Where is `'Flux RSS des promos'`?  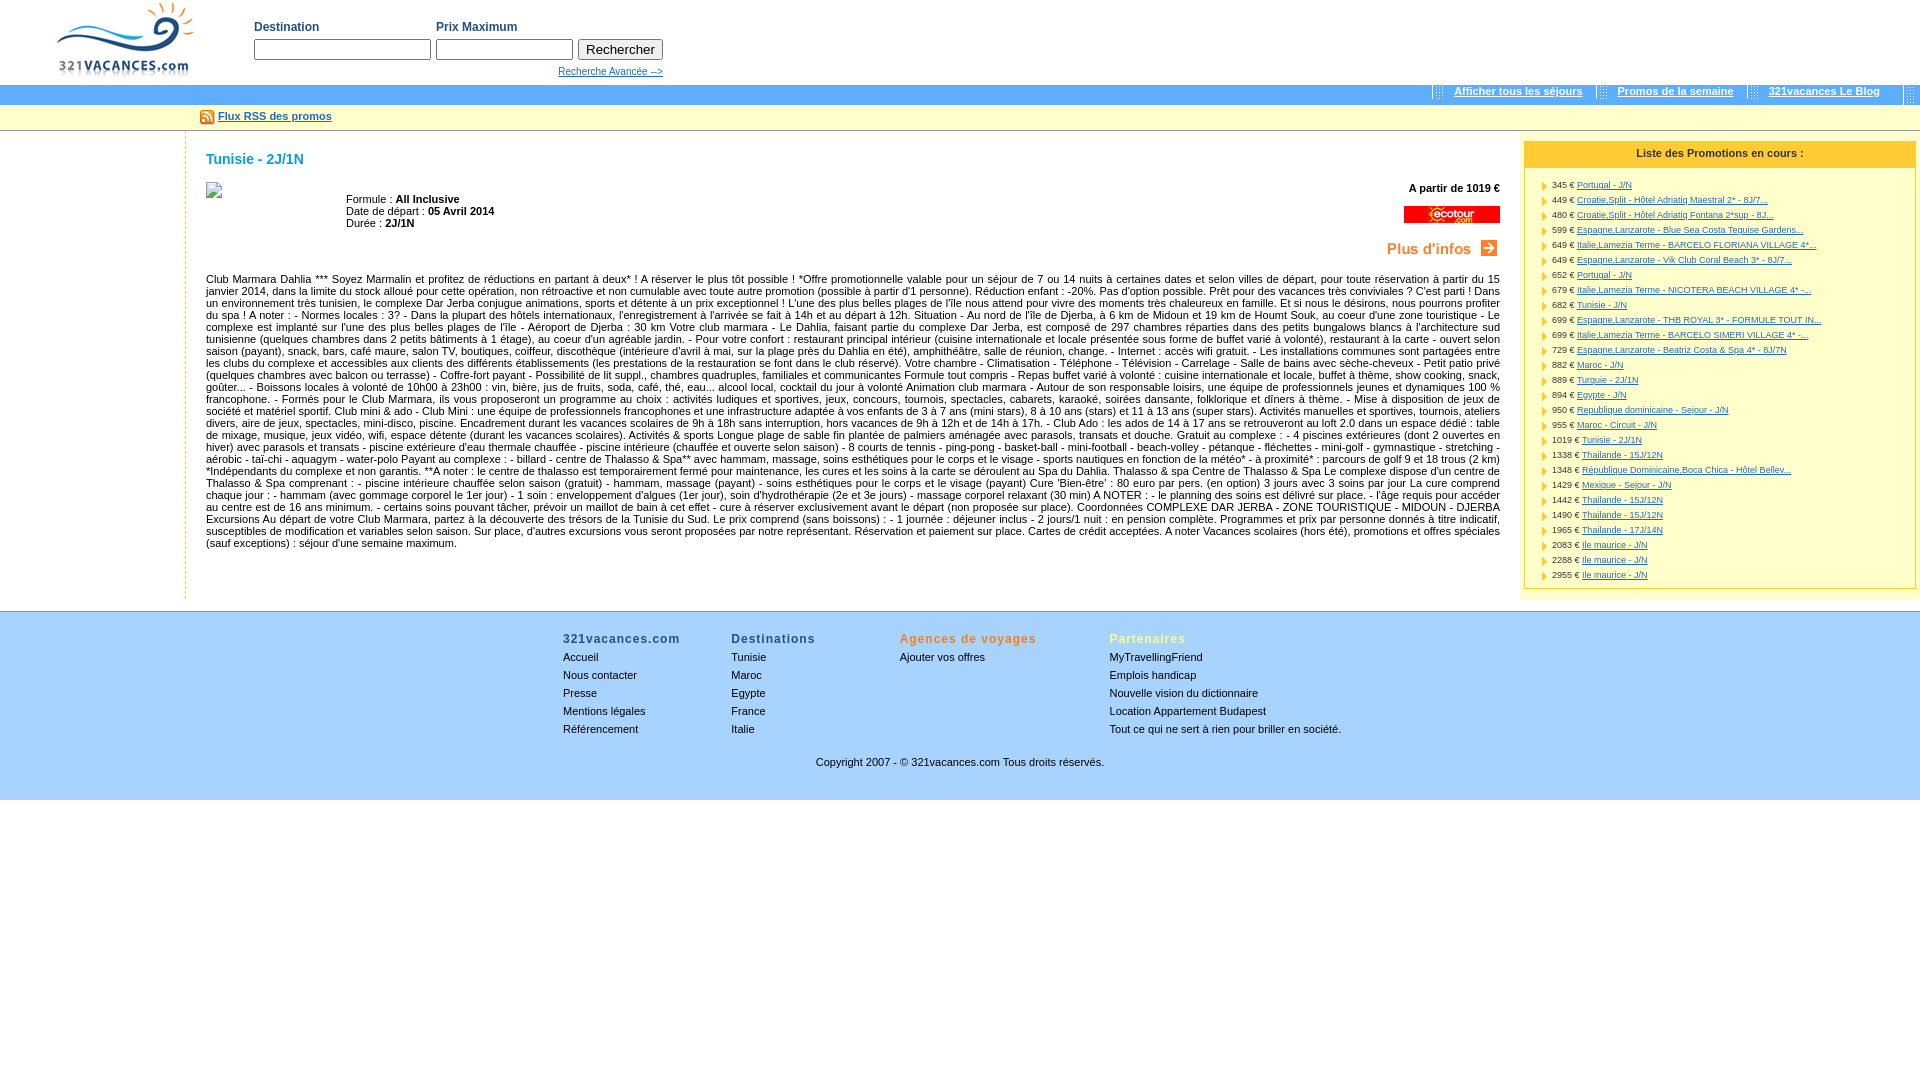 'Flux RSS des promos' is located at coordinates (273, 115).